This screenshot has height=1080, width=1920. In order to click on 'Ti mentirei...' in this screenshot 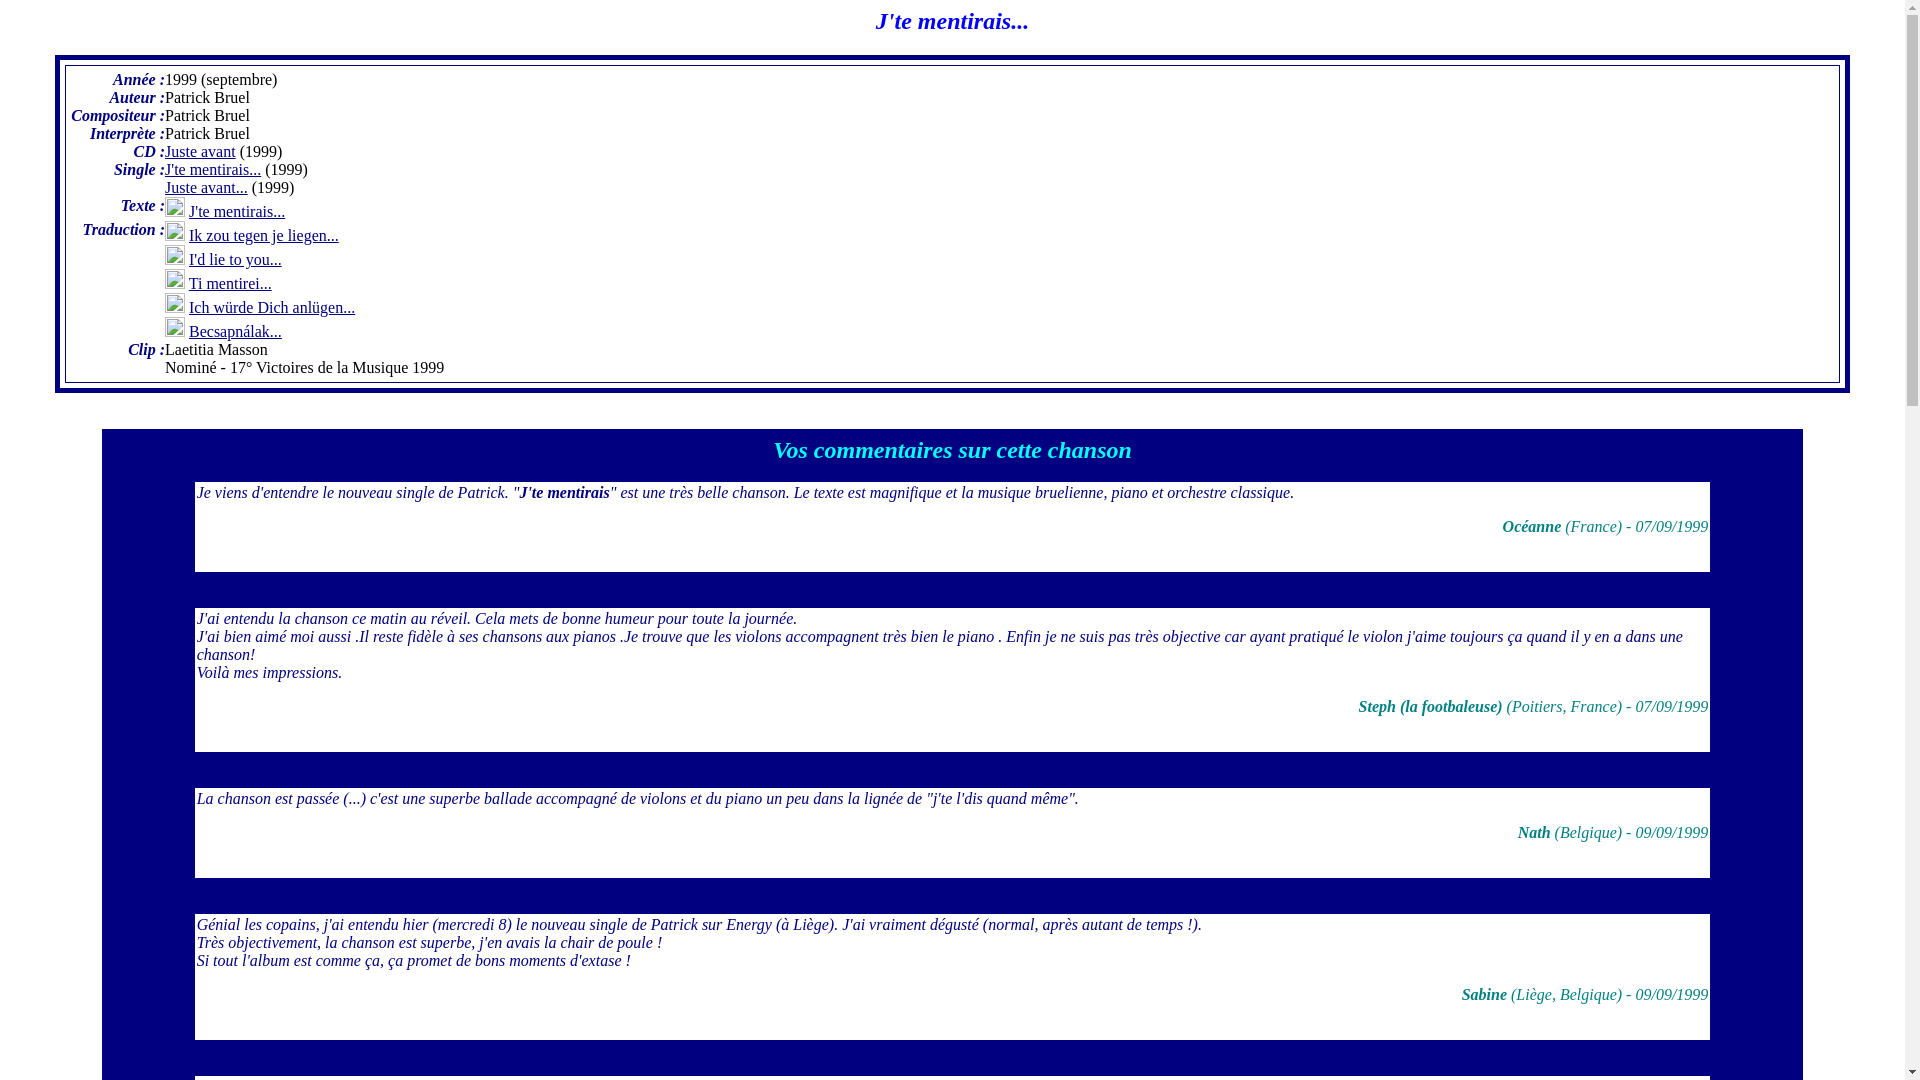, I will do `click(188, 283)`.